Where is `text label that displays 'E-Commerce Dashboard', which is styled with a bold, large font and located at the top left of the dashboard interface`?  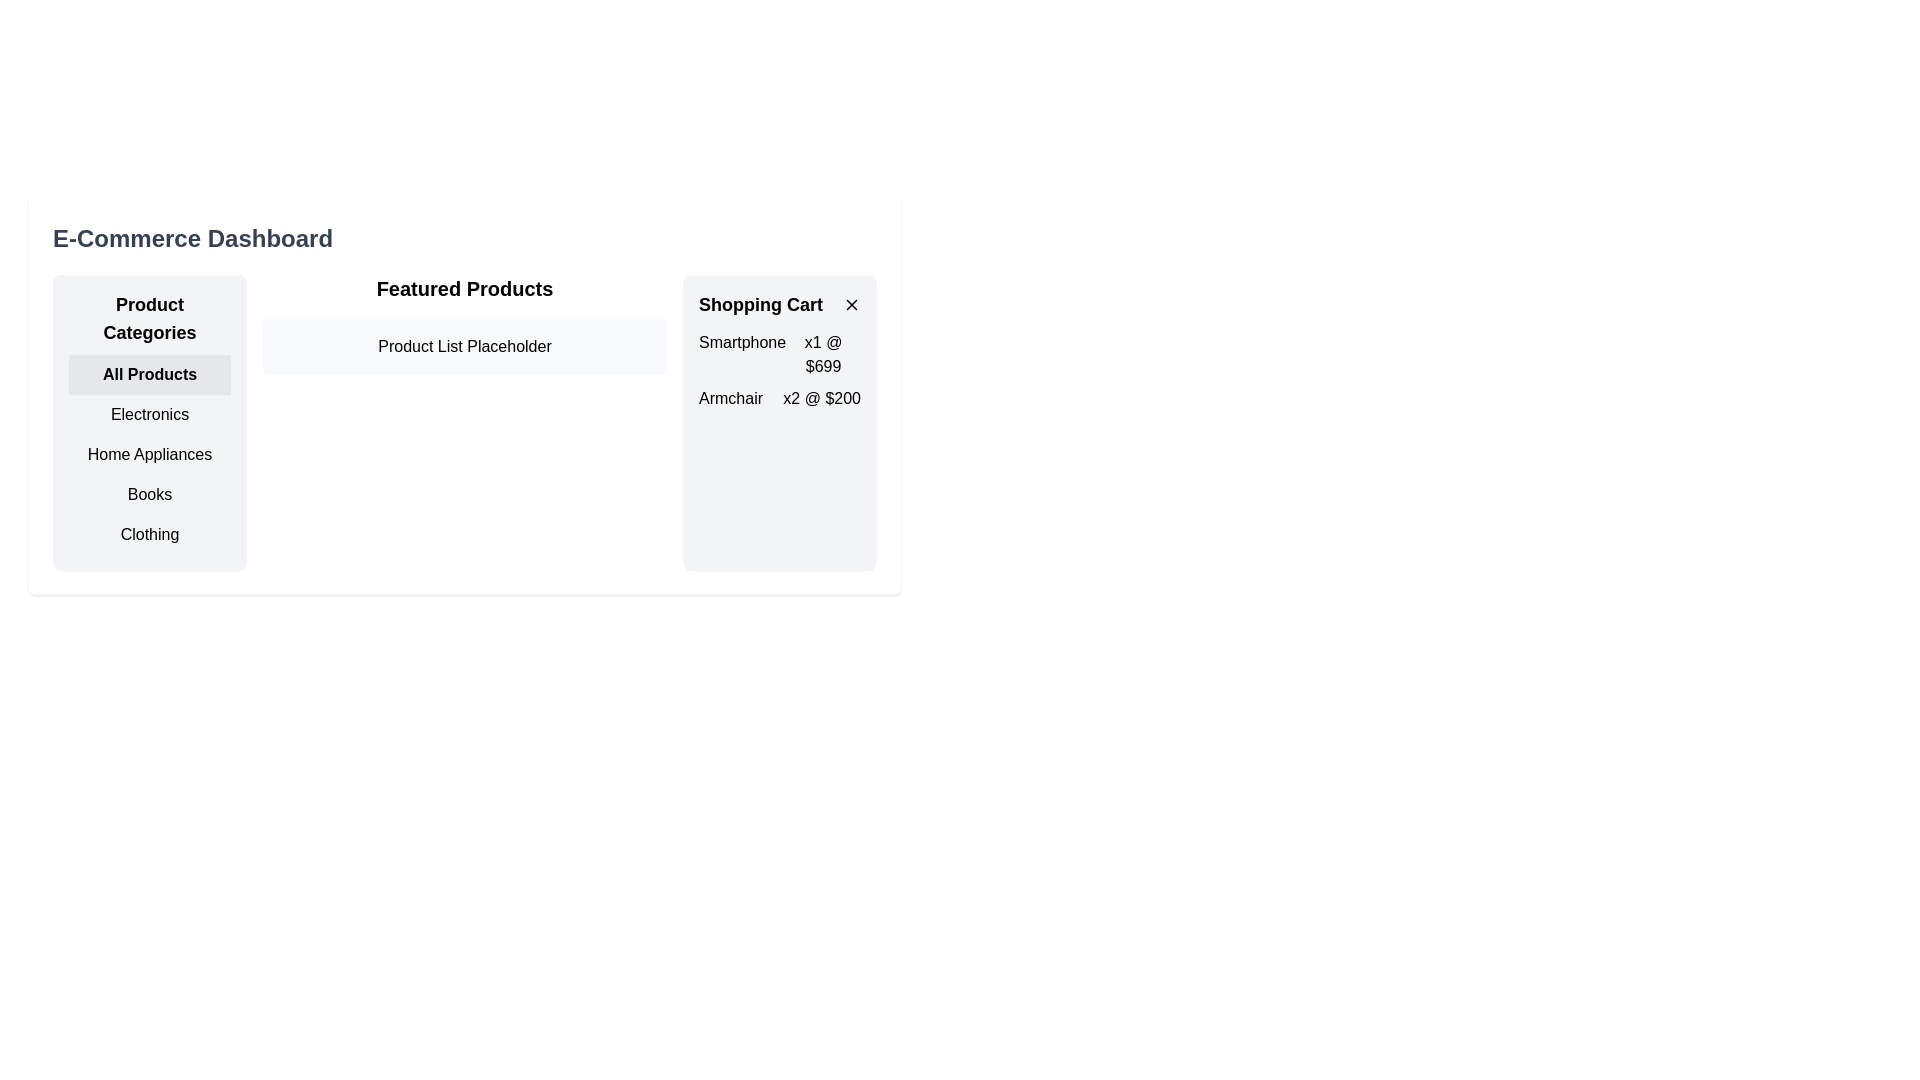
text label that displays 'E-Commerce Dashboard', which is styled with a bold, large font and located at the top left of the dashboard interface is located at coordinates (192, 238).